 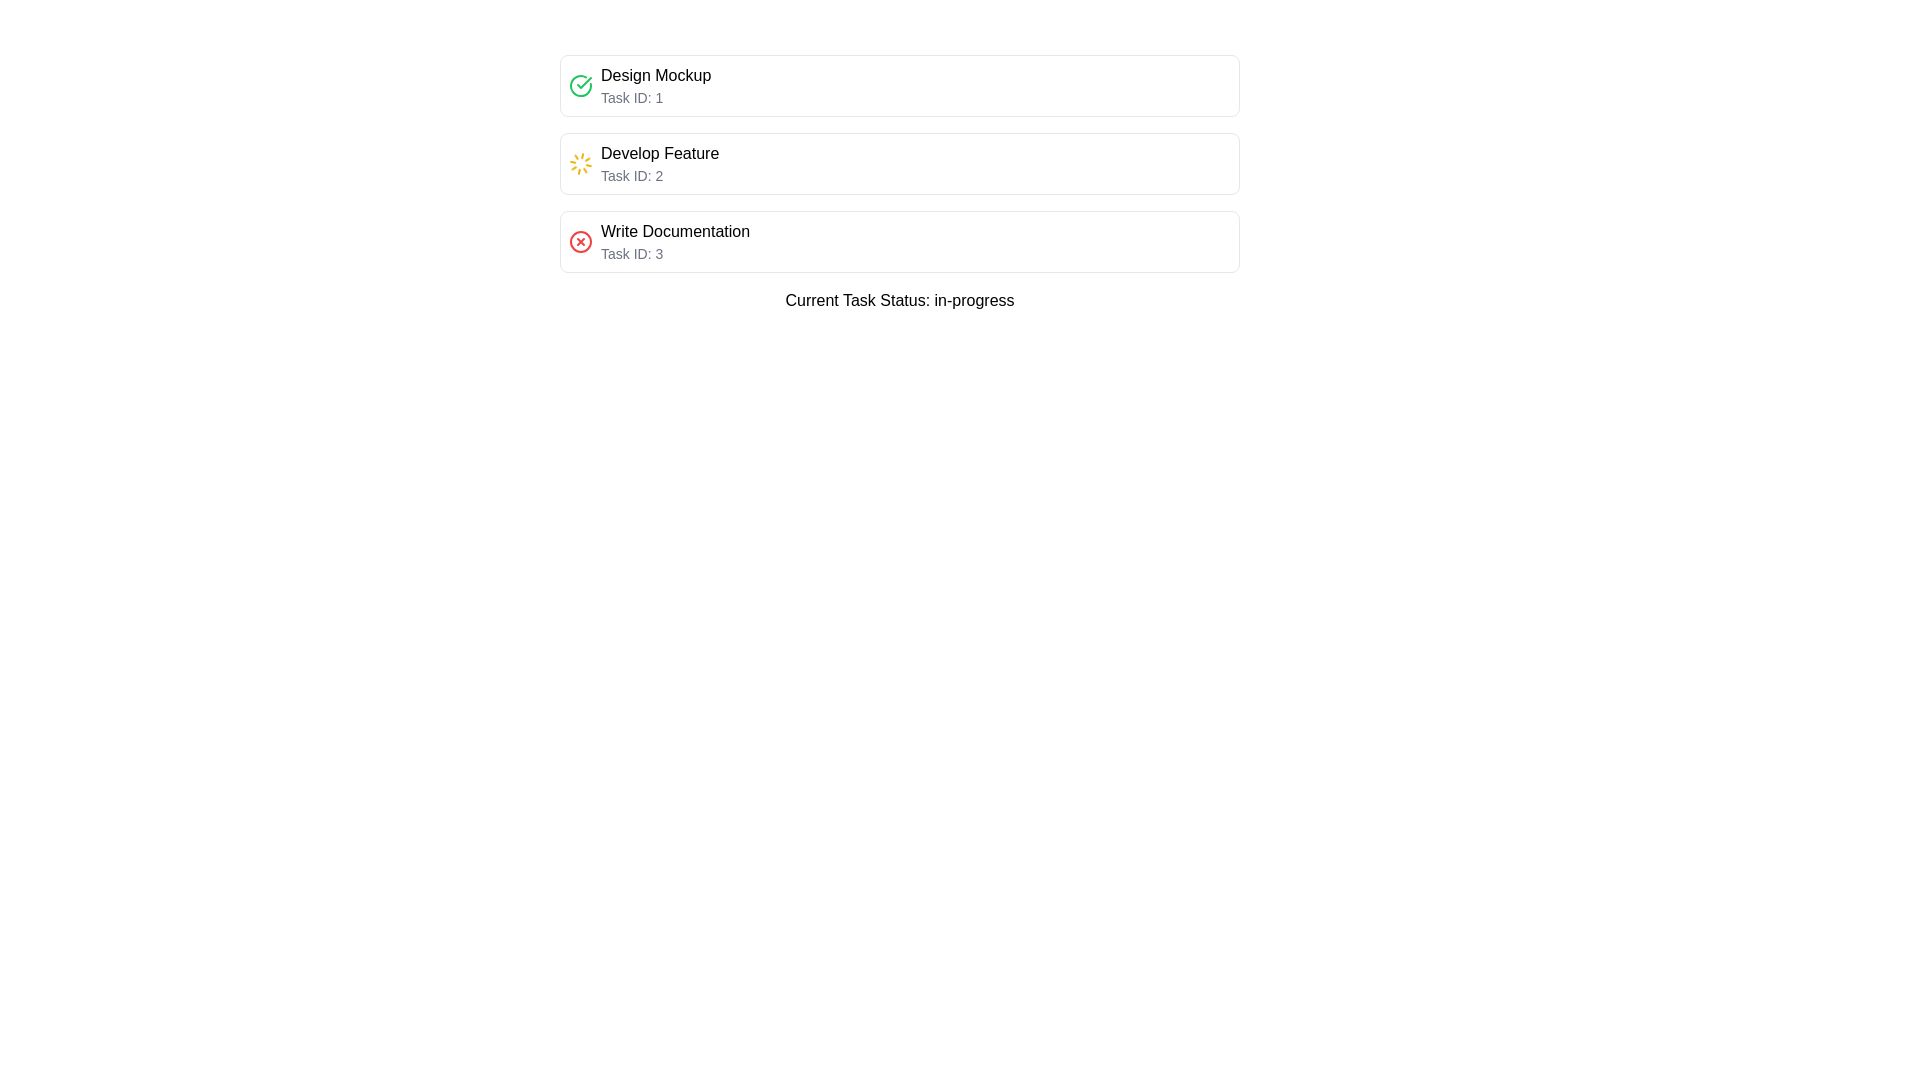 I want to click on the first task list item button displaying 'Design Mockup' and 'Task ID: 1', so click(x=899, y=84).